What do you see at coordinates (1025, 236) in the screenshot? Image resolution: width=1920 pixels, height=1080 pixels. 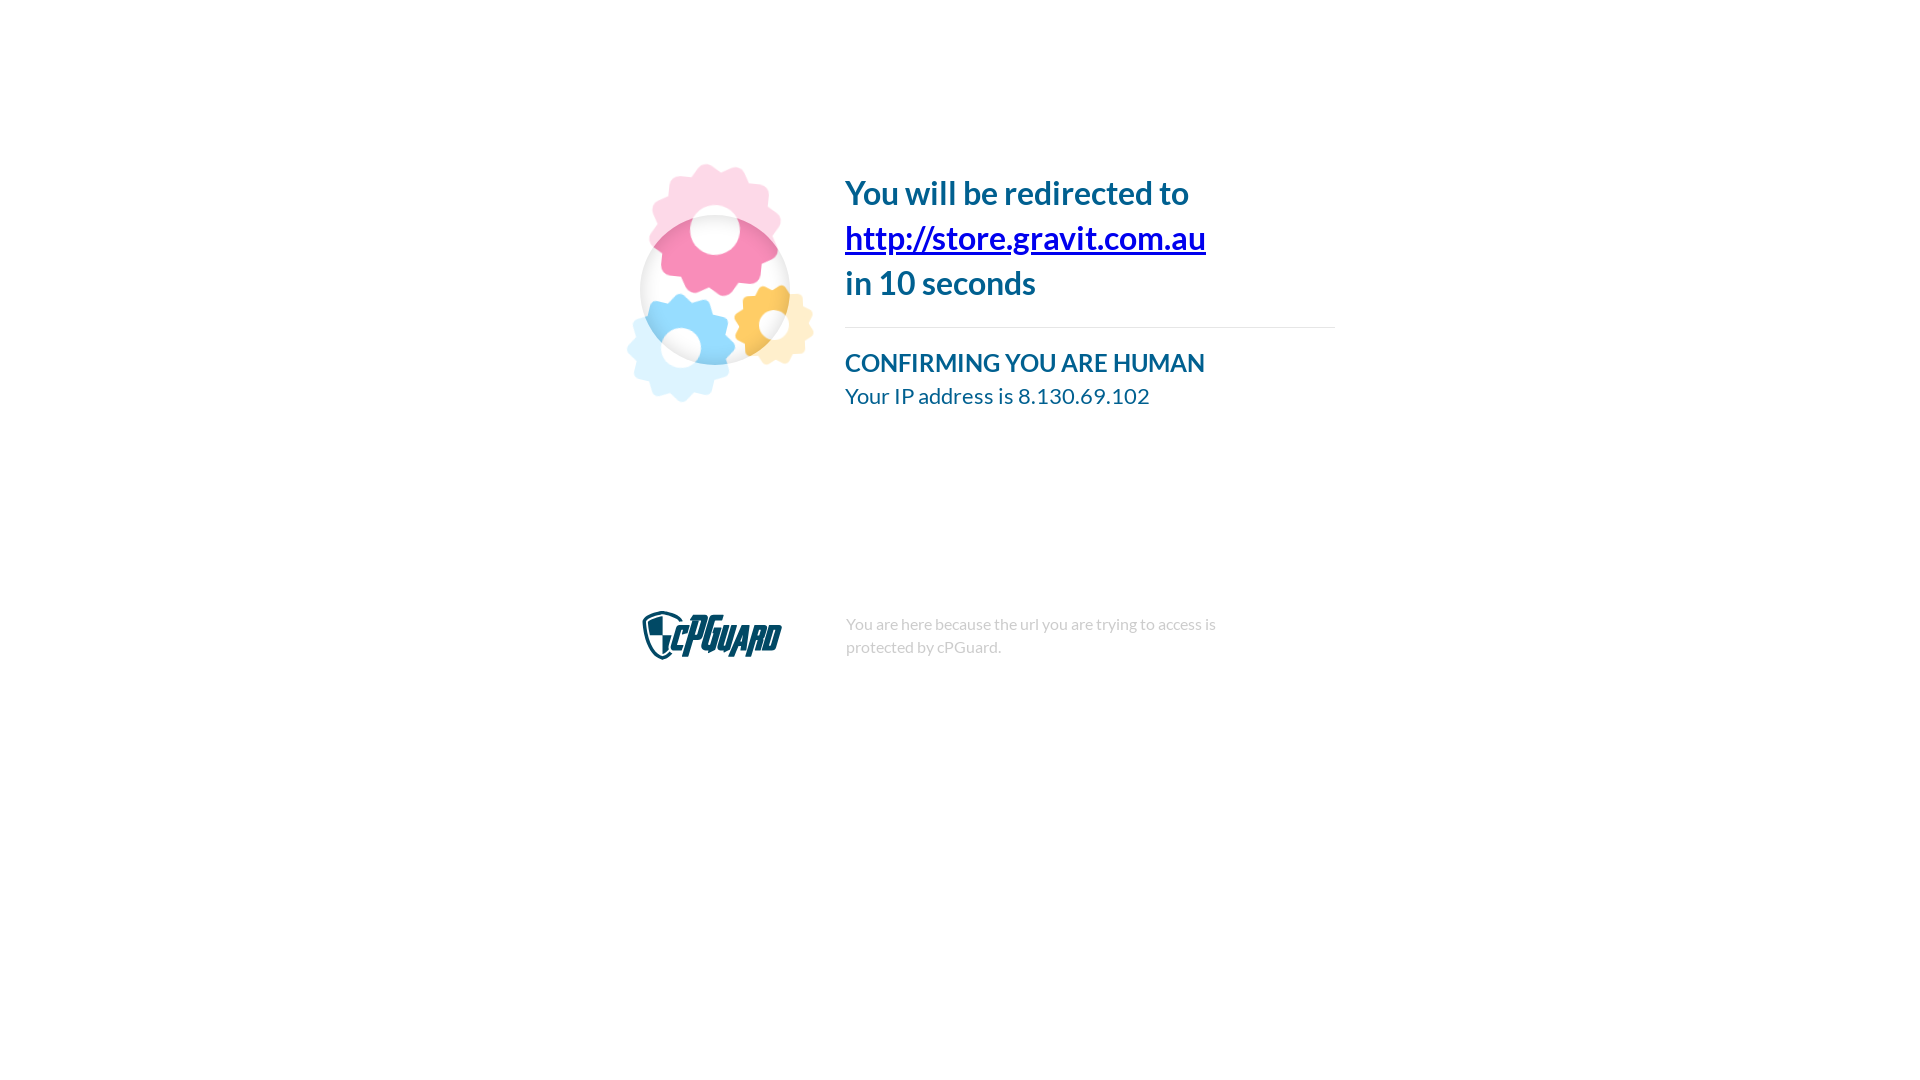 I see `'http://store.gravit.com.au'` at bounding box center [1025, 236].